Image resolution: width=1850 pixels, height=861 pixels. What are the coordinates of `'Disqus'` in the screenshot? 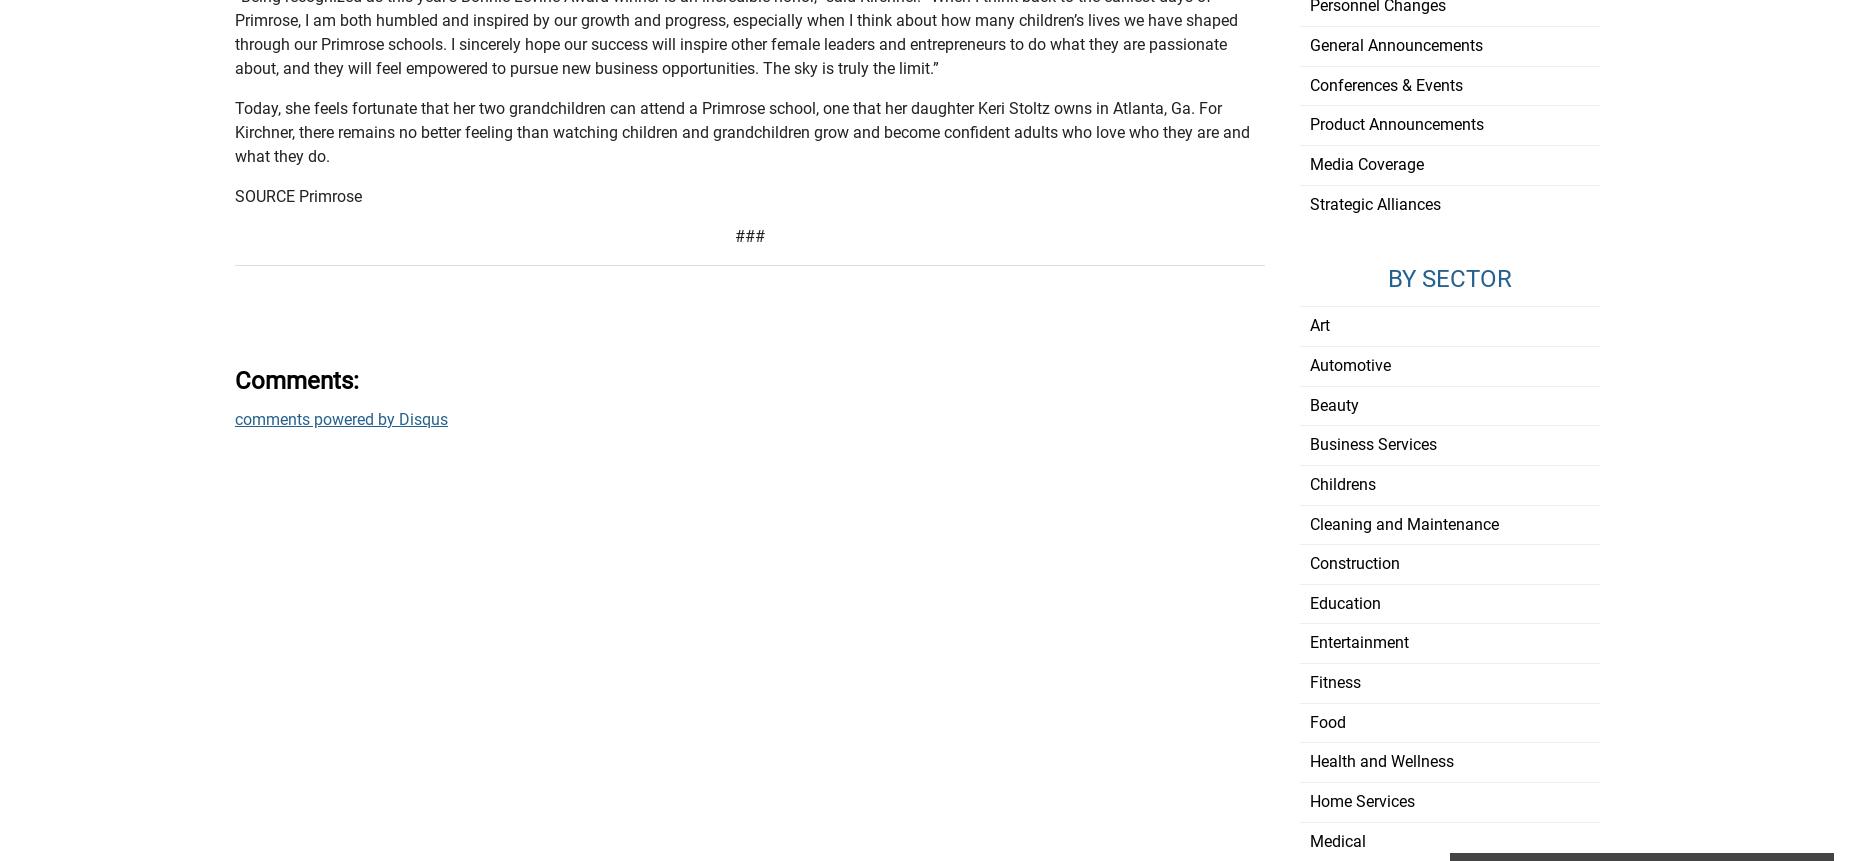 It's located at (422, 419).